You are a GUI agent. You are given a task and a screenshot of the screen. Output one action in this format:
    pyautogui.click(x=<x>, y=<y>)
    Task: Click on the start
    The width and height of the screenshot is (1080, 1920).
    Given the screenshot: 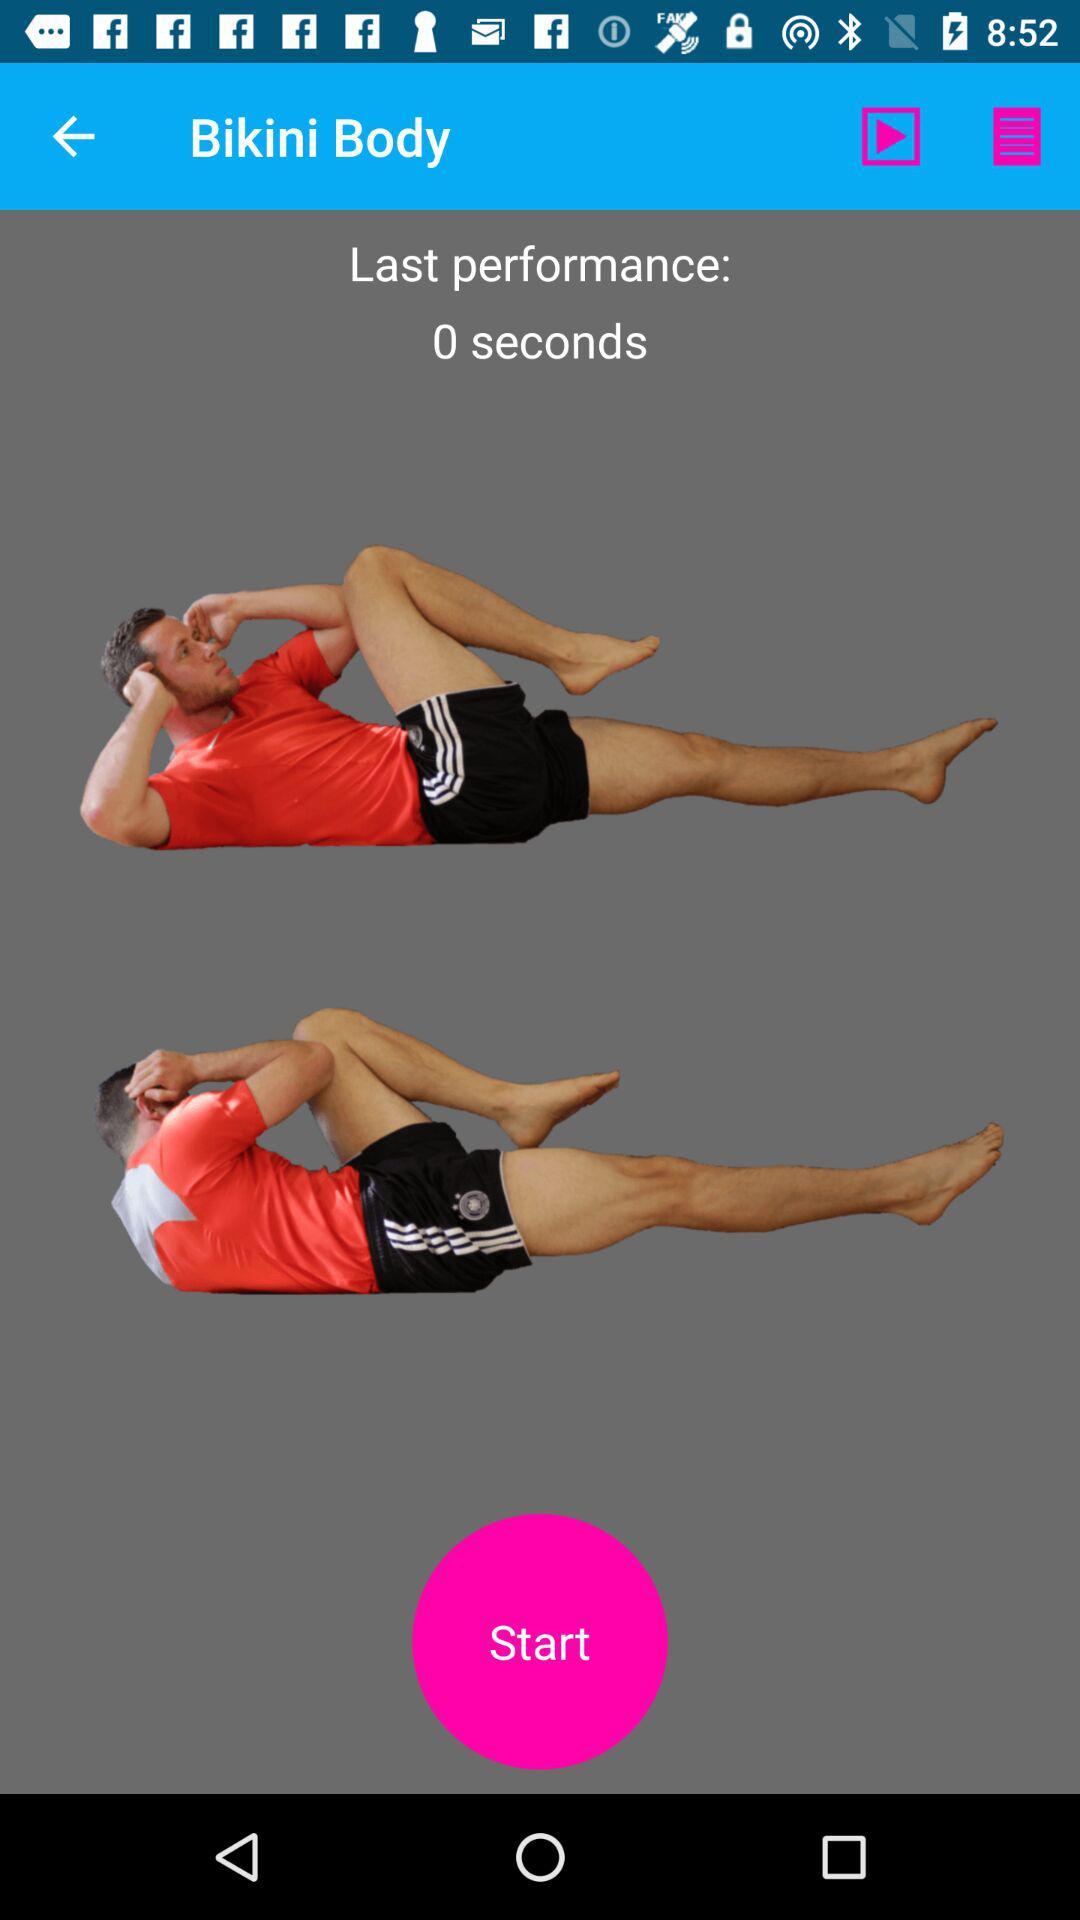 What is the action you would take?
    pyautogui.click(x=540, y=1641)
    